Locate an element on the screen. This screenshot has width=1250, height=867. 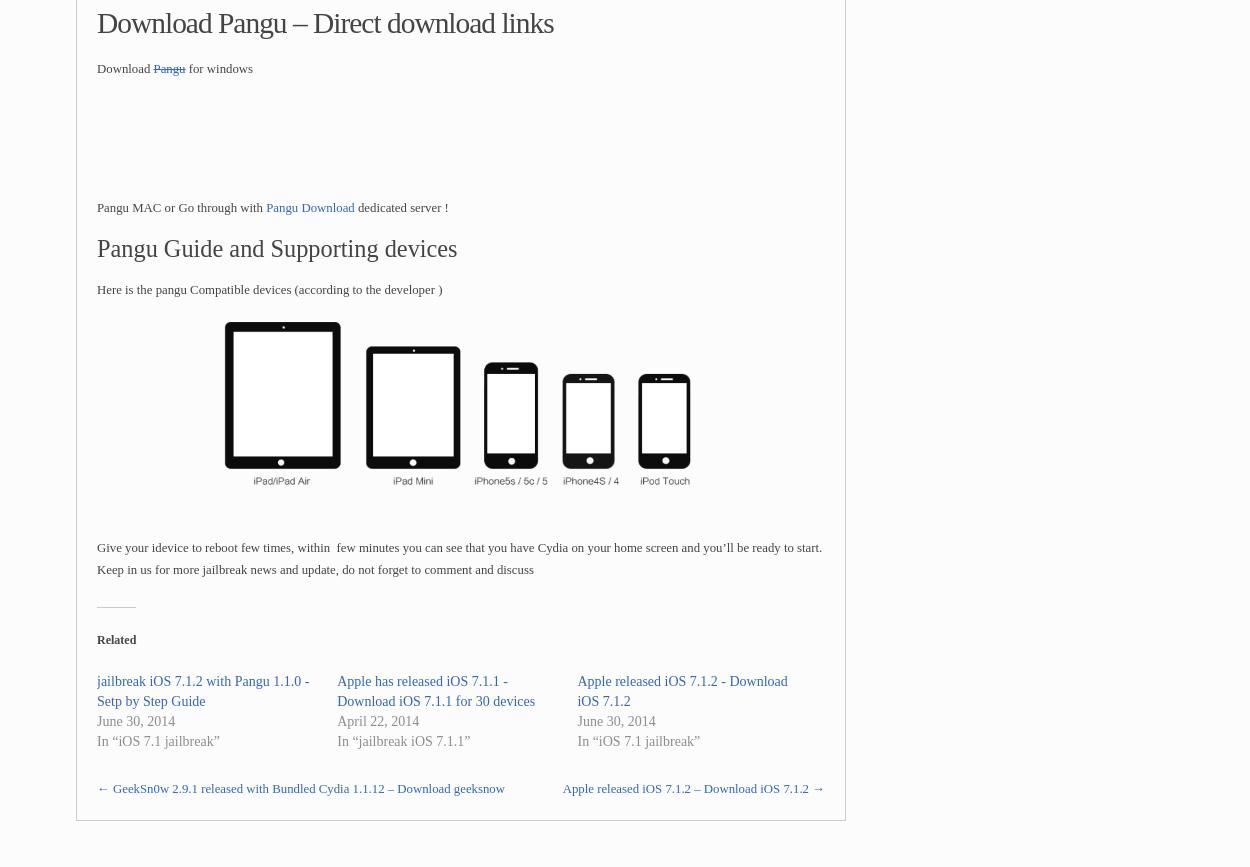
'Related' is located at coordinates (115, 637).